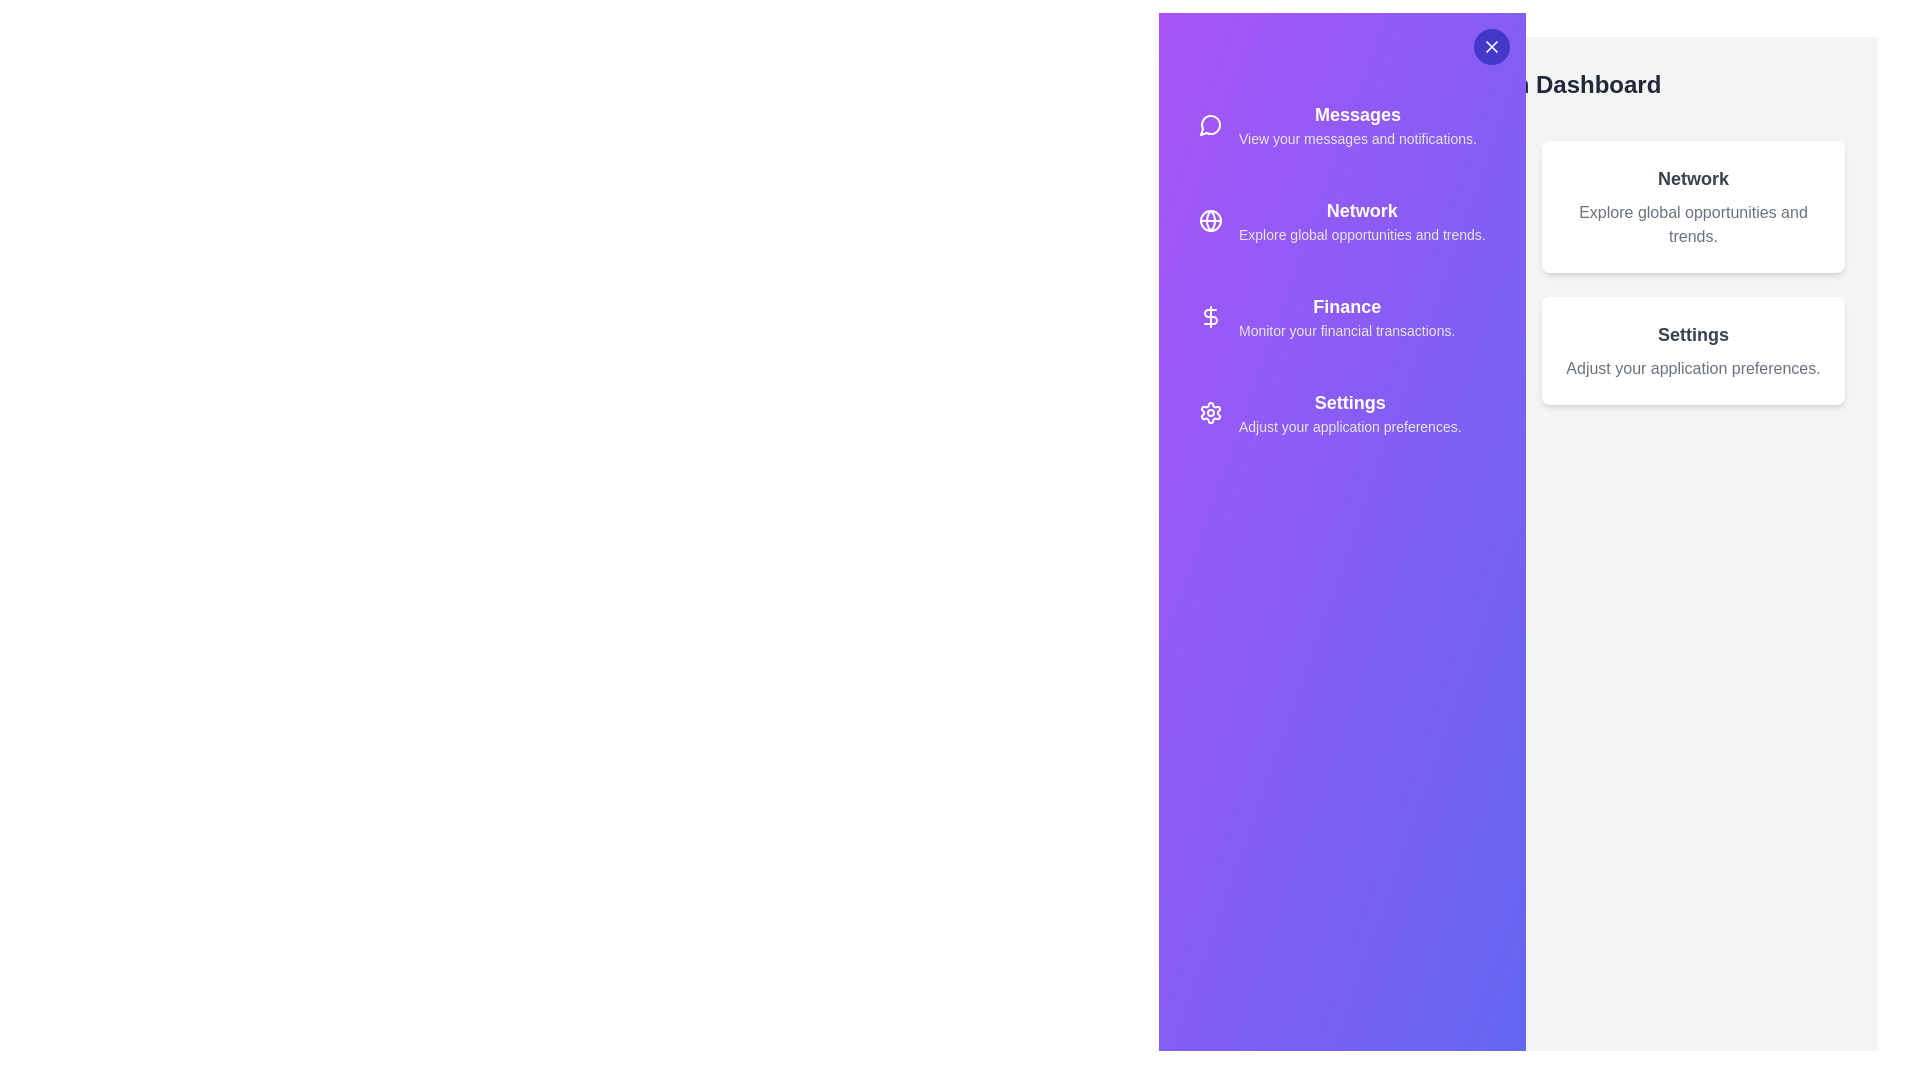 The image size is (1920, 1080). Describe the element at coordinates (1342, 315) in the screenshot. I see `the option Finance from the sidebar` at that location.